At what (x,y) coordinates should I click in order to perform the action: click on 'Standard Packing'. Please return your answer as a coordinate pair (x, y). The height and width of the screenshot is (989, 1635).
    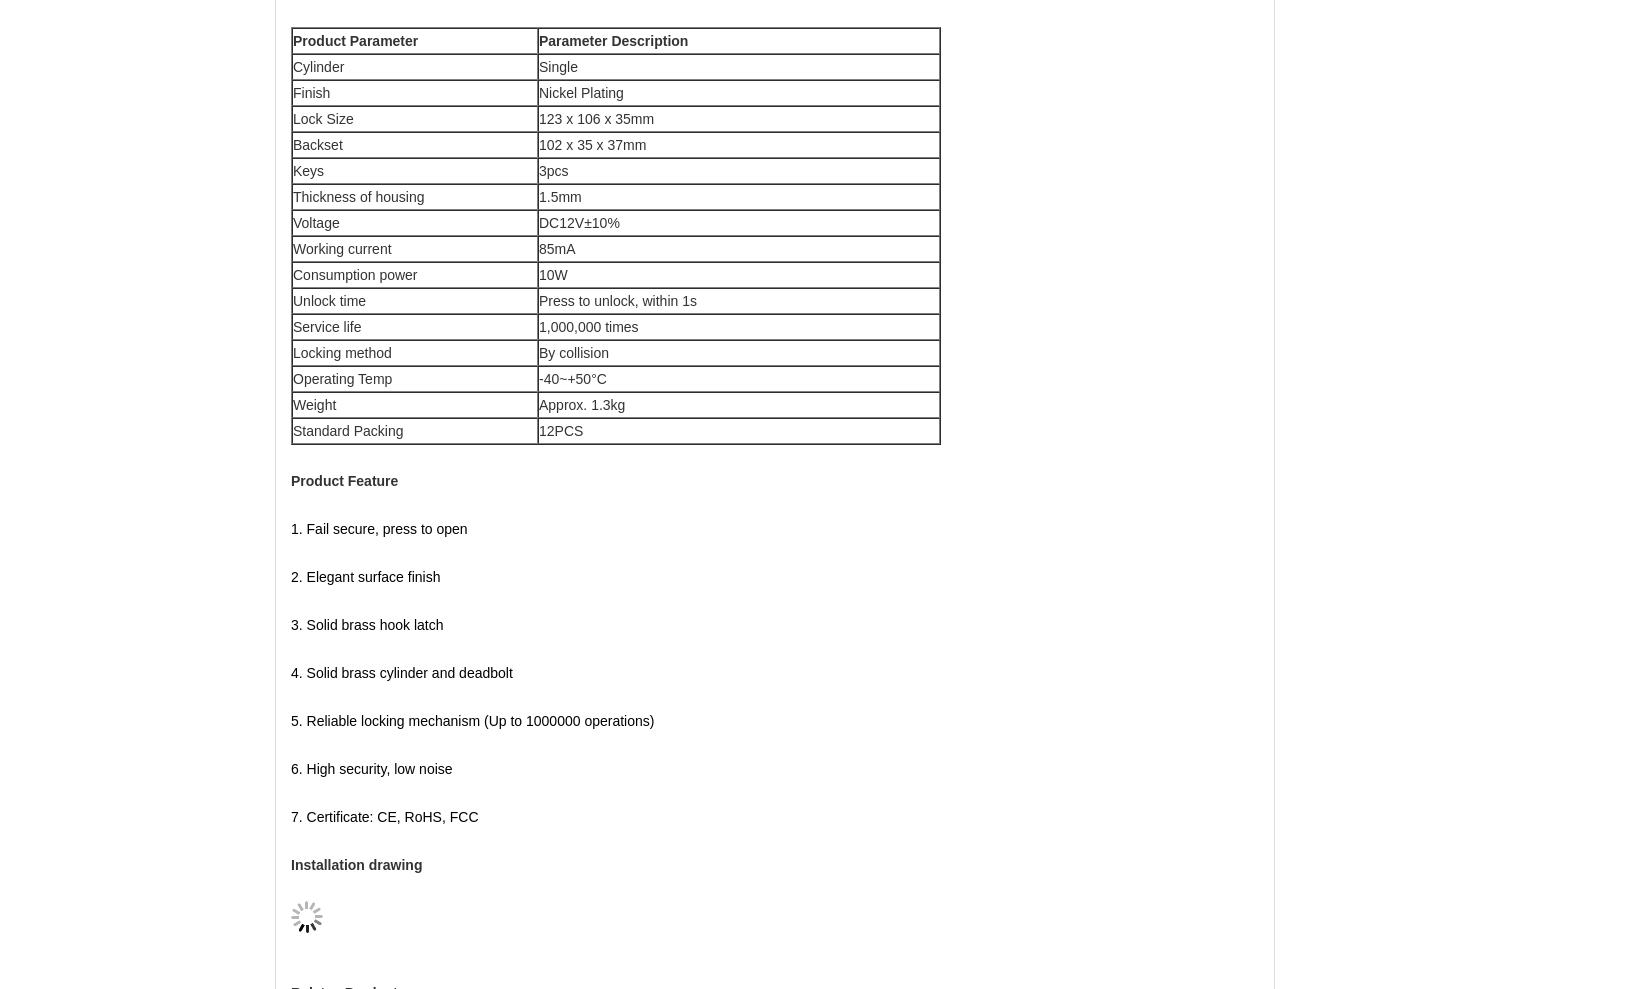
    Looking at the image, I should click on (346, 431).